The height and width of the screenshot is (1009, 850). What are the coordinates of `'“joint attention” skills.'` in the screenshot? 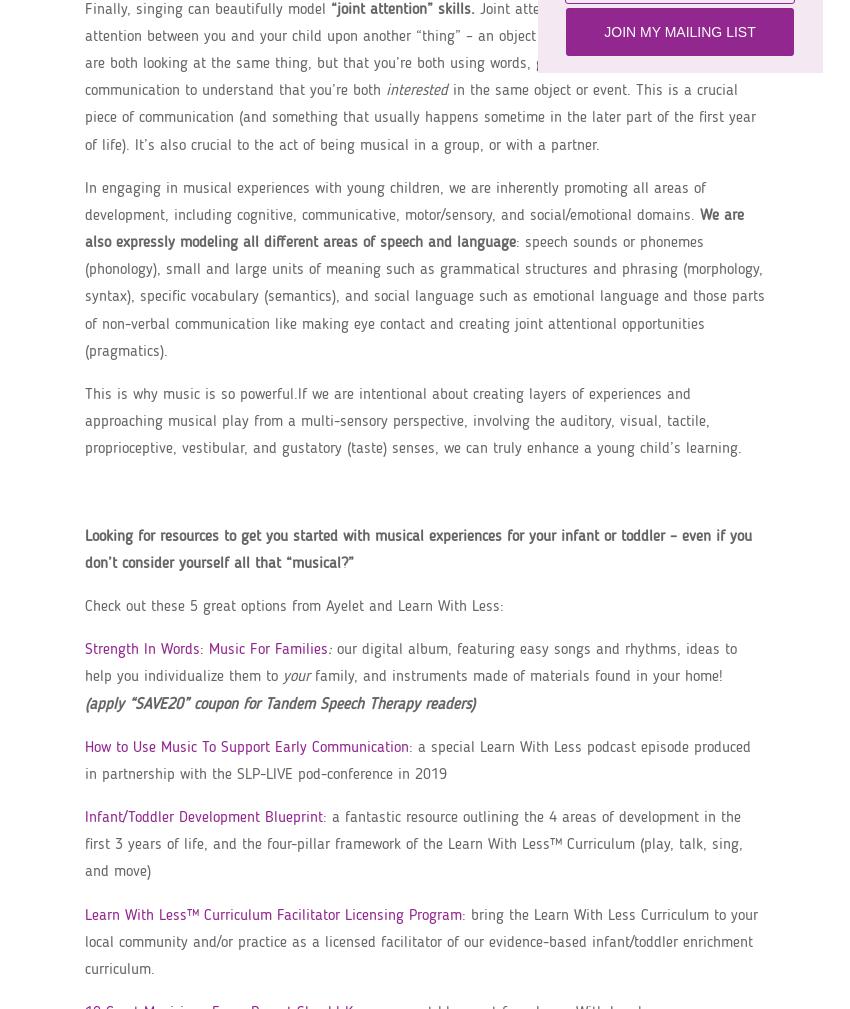 It's located at (402, 7).